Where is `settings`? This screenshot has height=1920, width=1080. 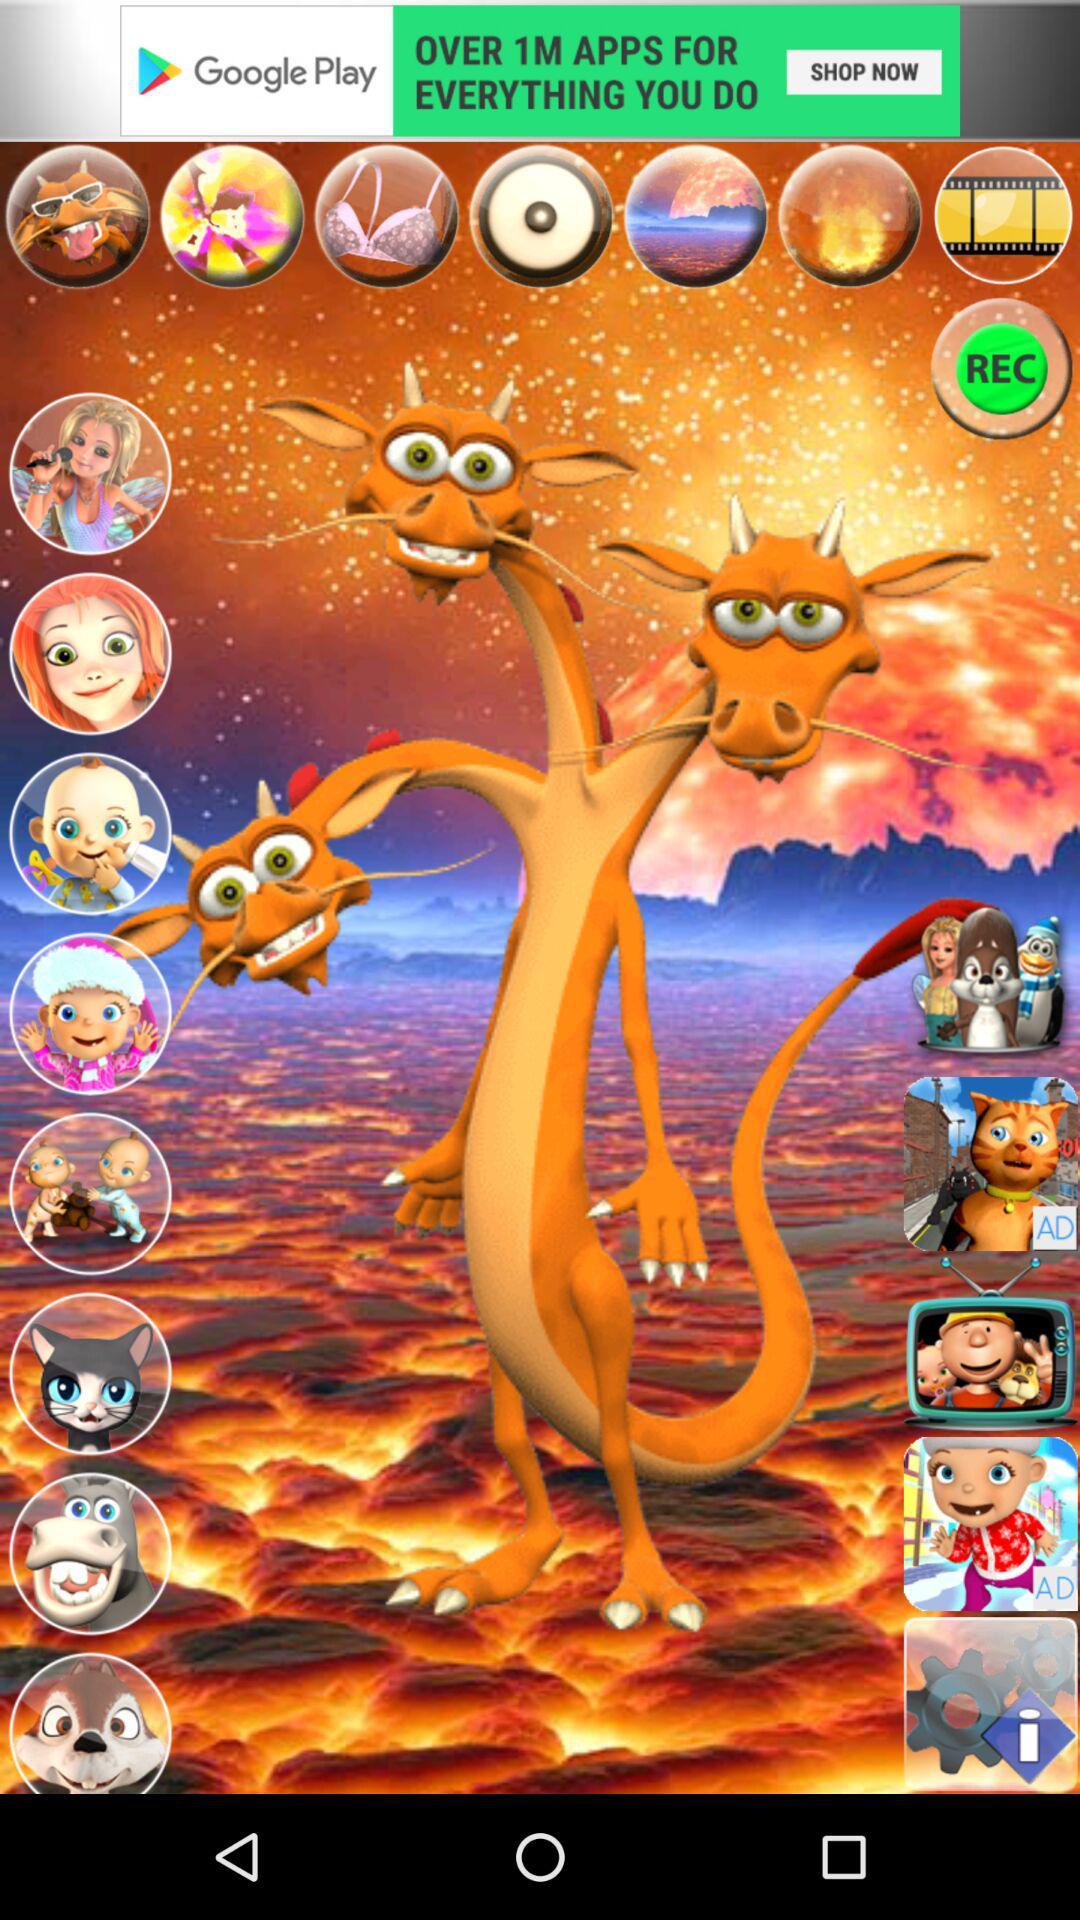 settings is located at coordinates (990, 1703).